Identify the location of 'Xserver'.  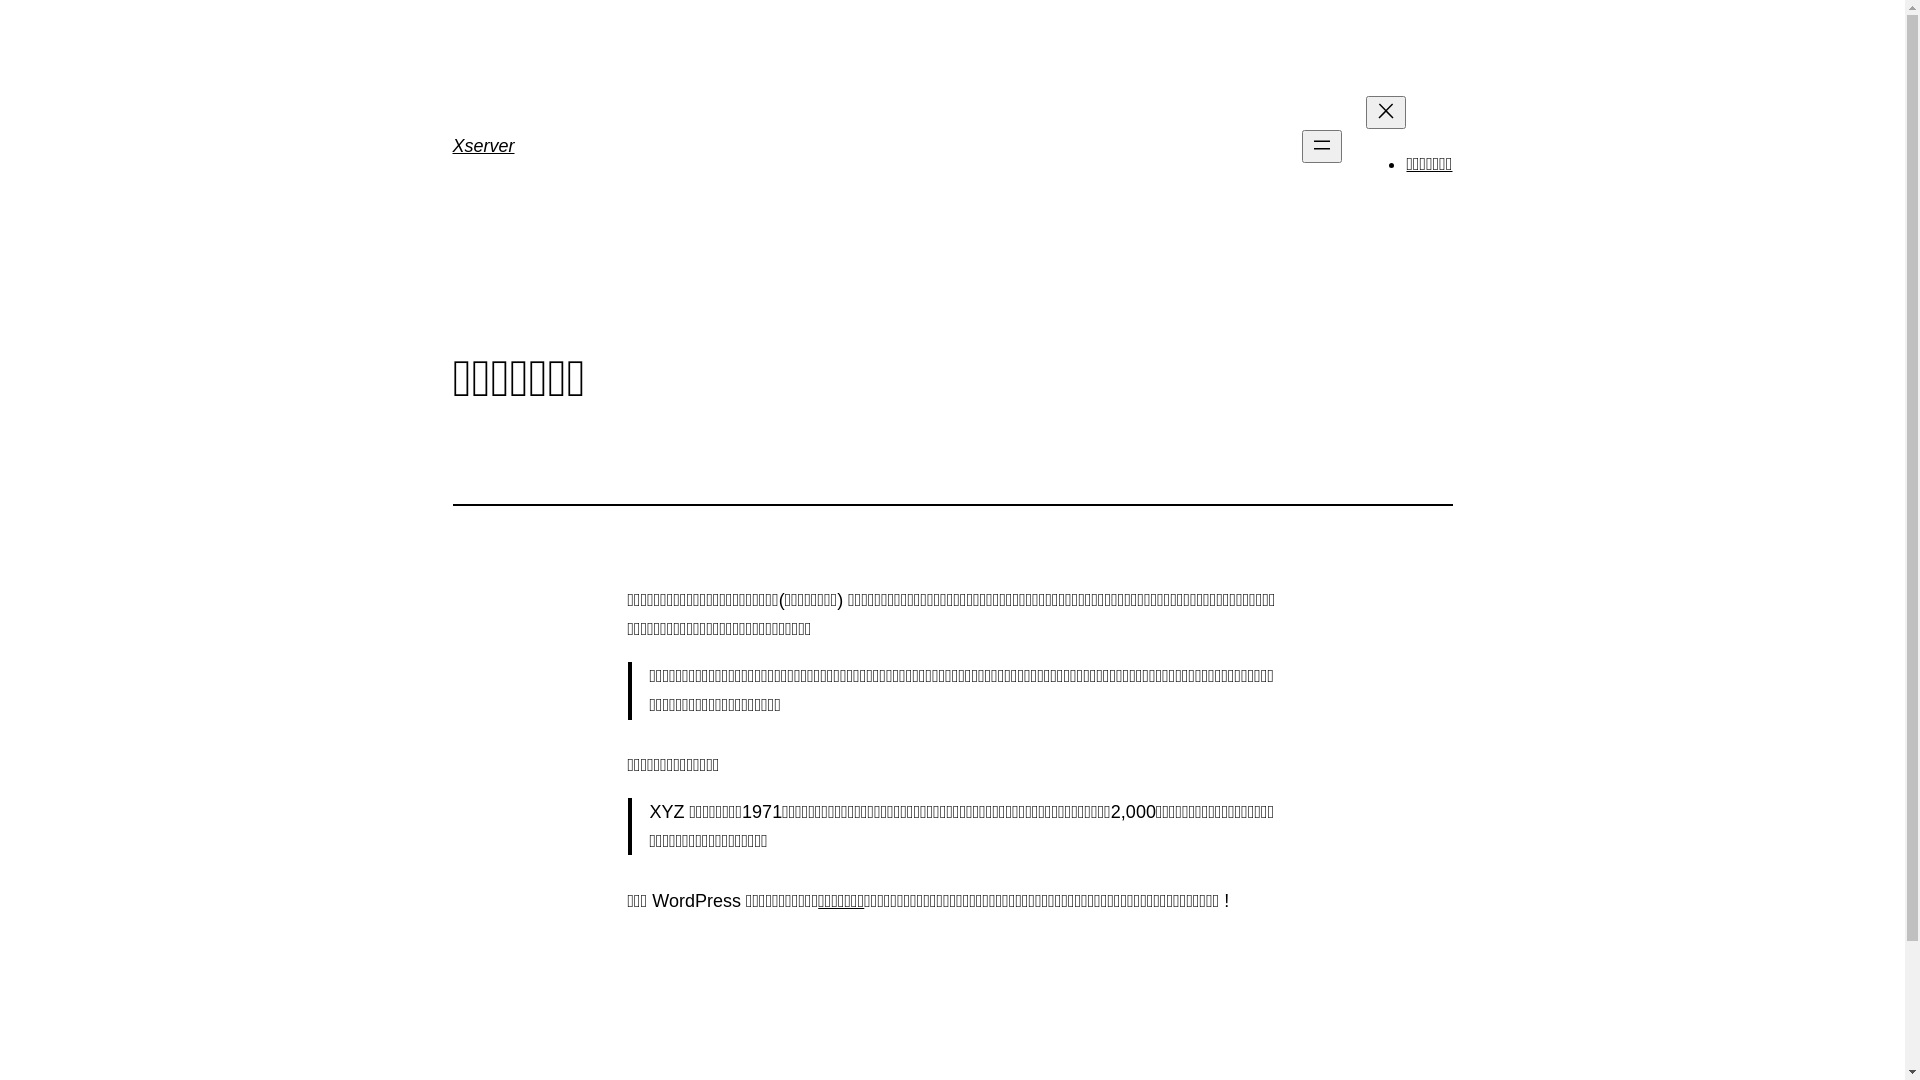
(483, 145).